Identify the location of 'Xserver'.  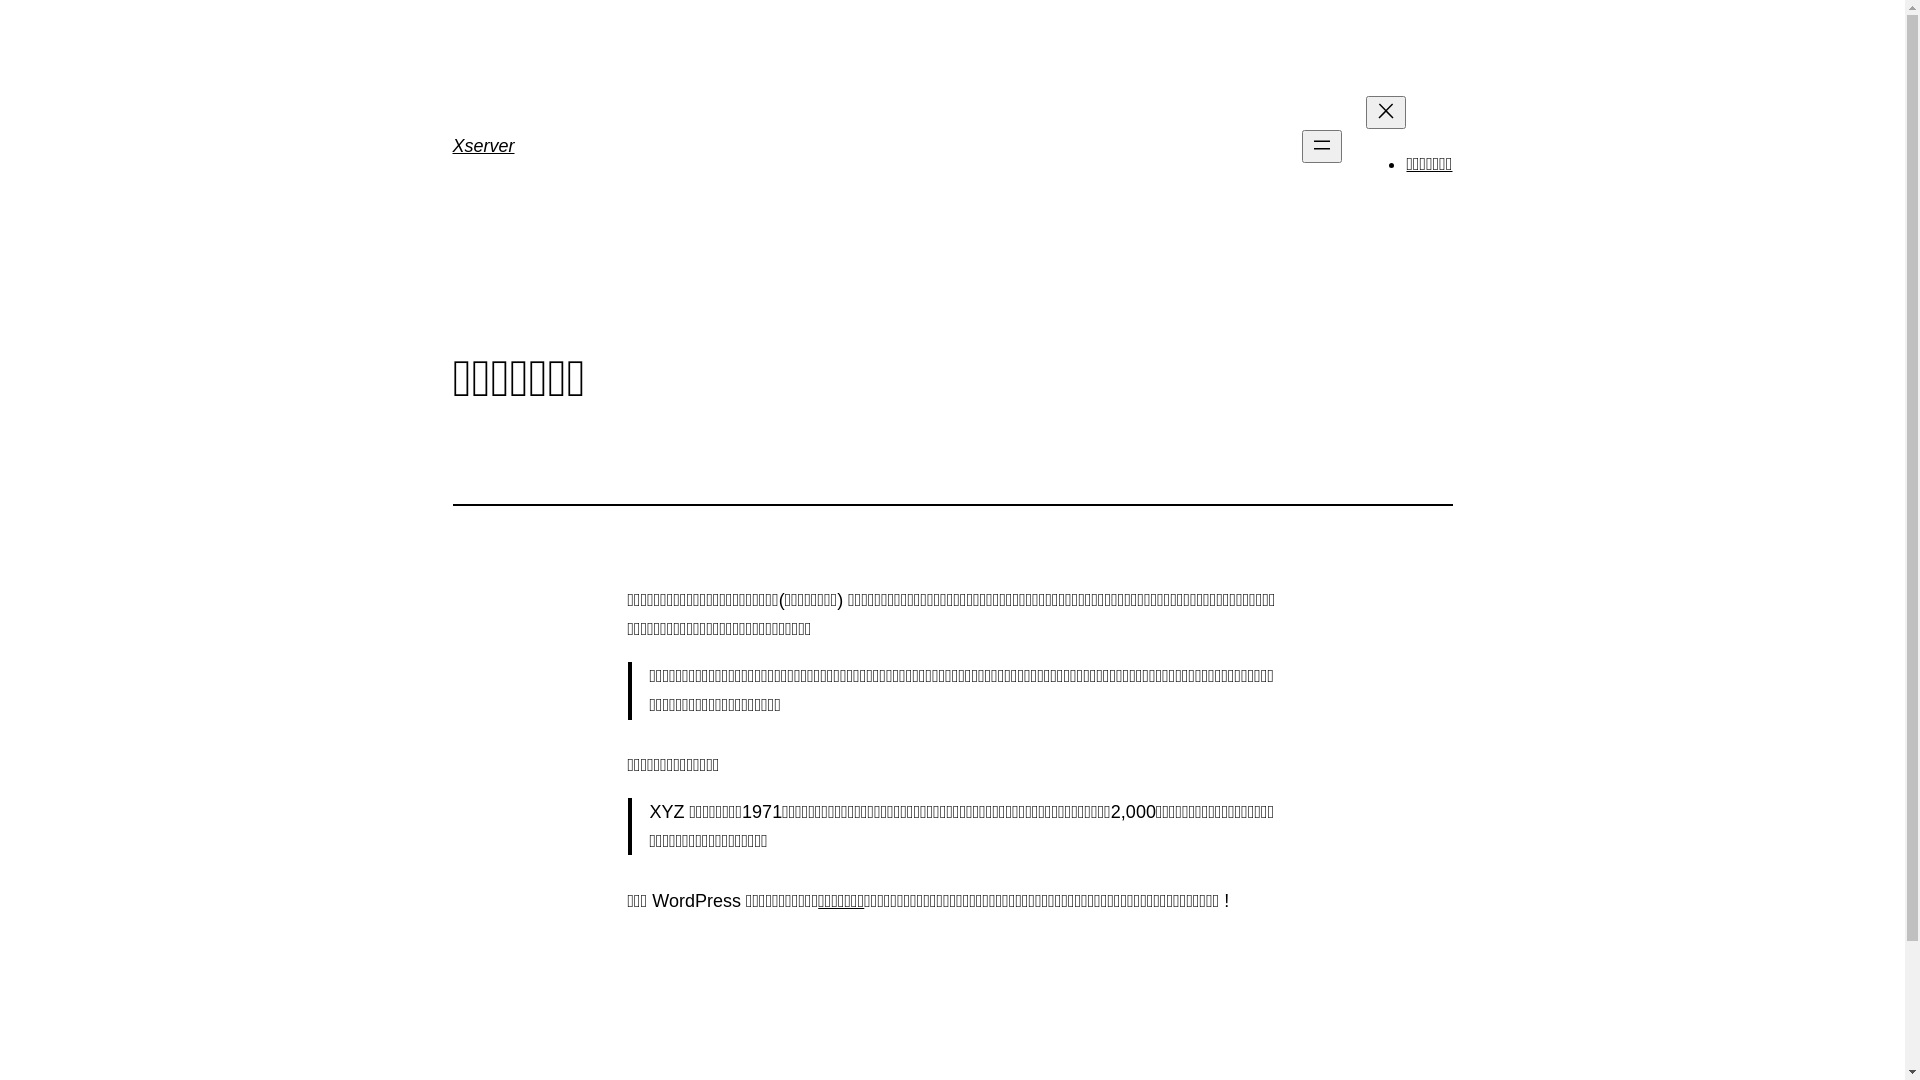
(483, 145).